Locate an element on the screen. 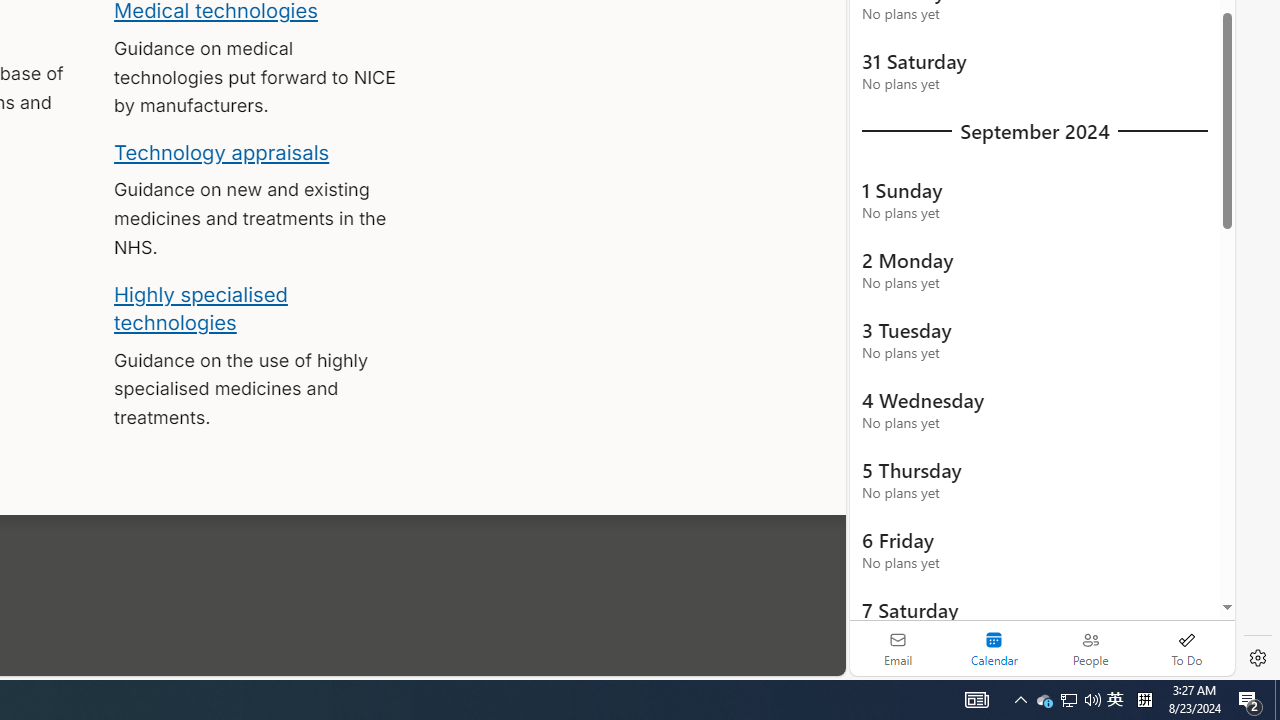 The height and width of the screenshot is (720, 1280). 'Selected calendar module. Date today is 22' is located at coordinates (994, 648).